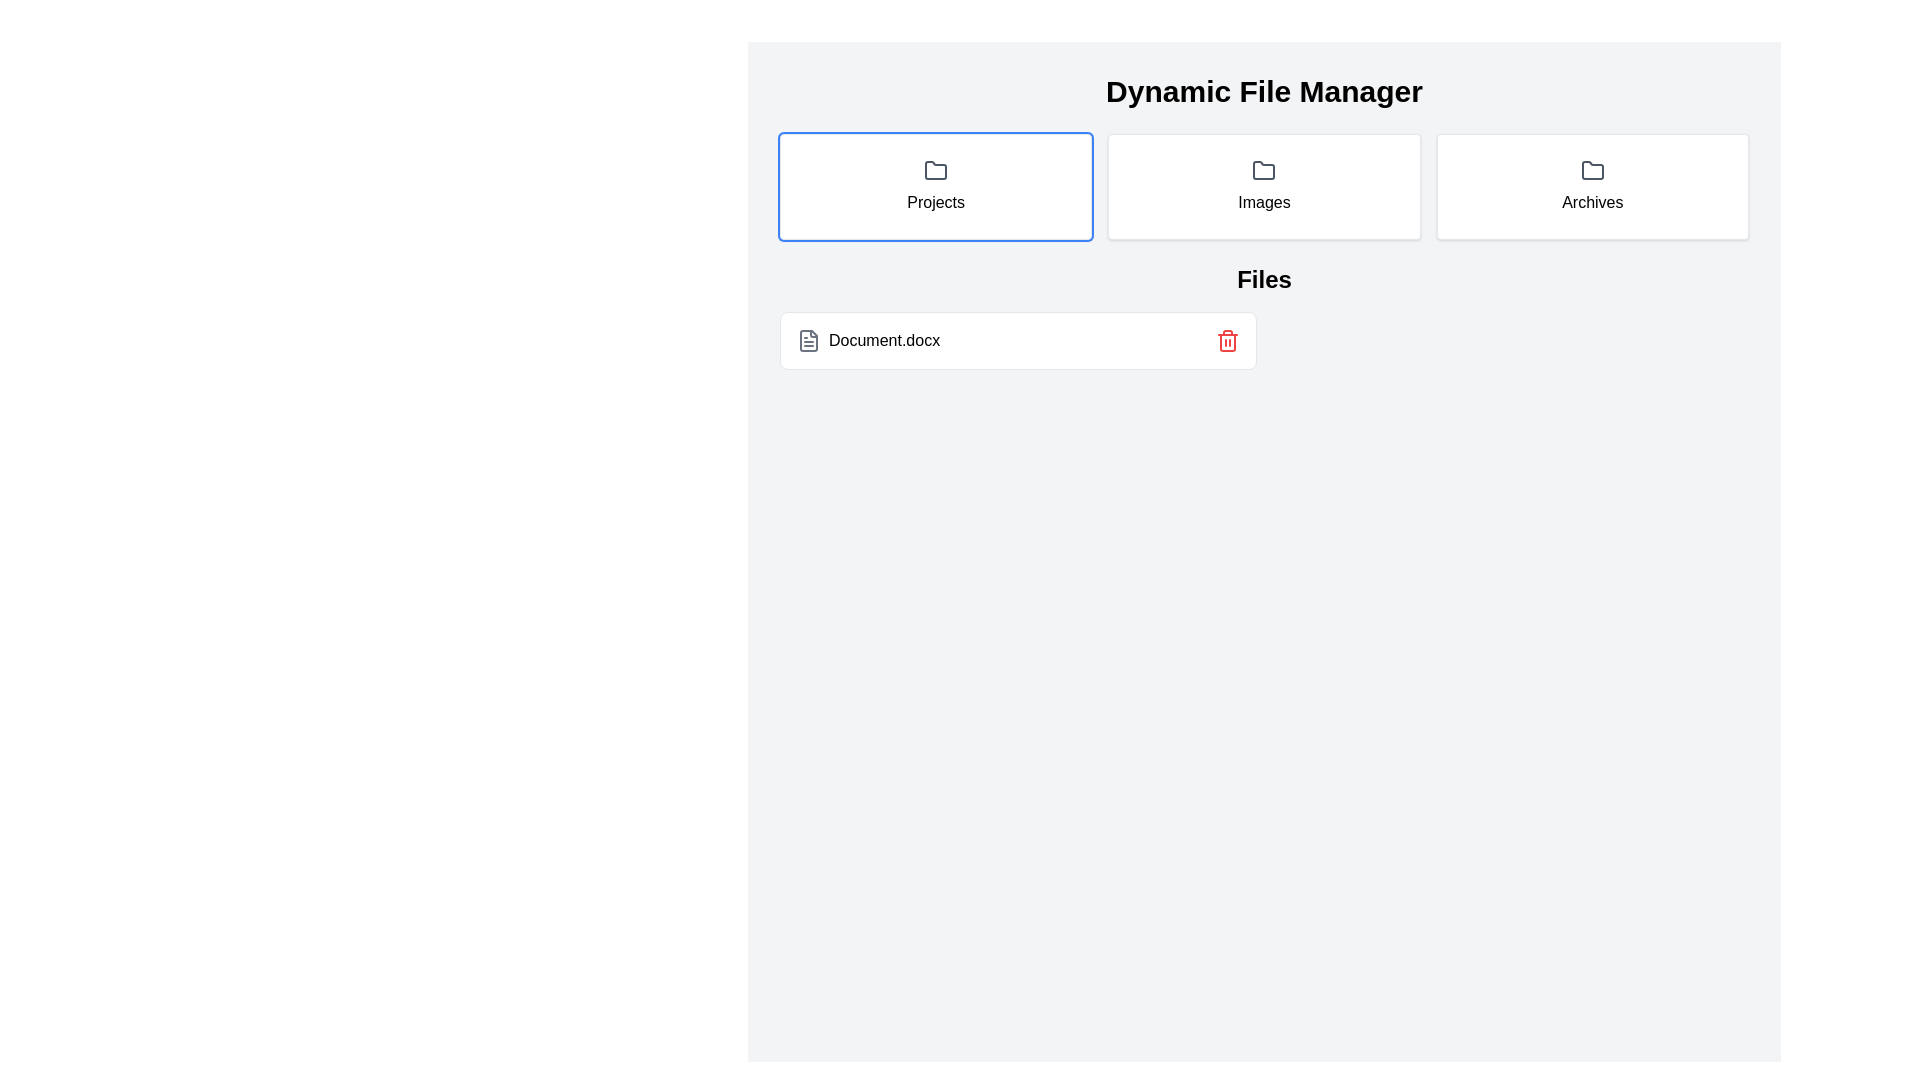 Image resolution: width=1920 pixels, height=1080 pixels. I want to click on the 'Projects' card in the grid layout, so click(935, 186).